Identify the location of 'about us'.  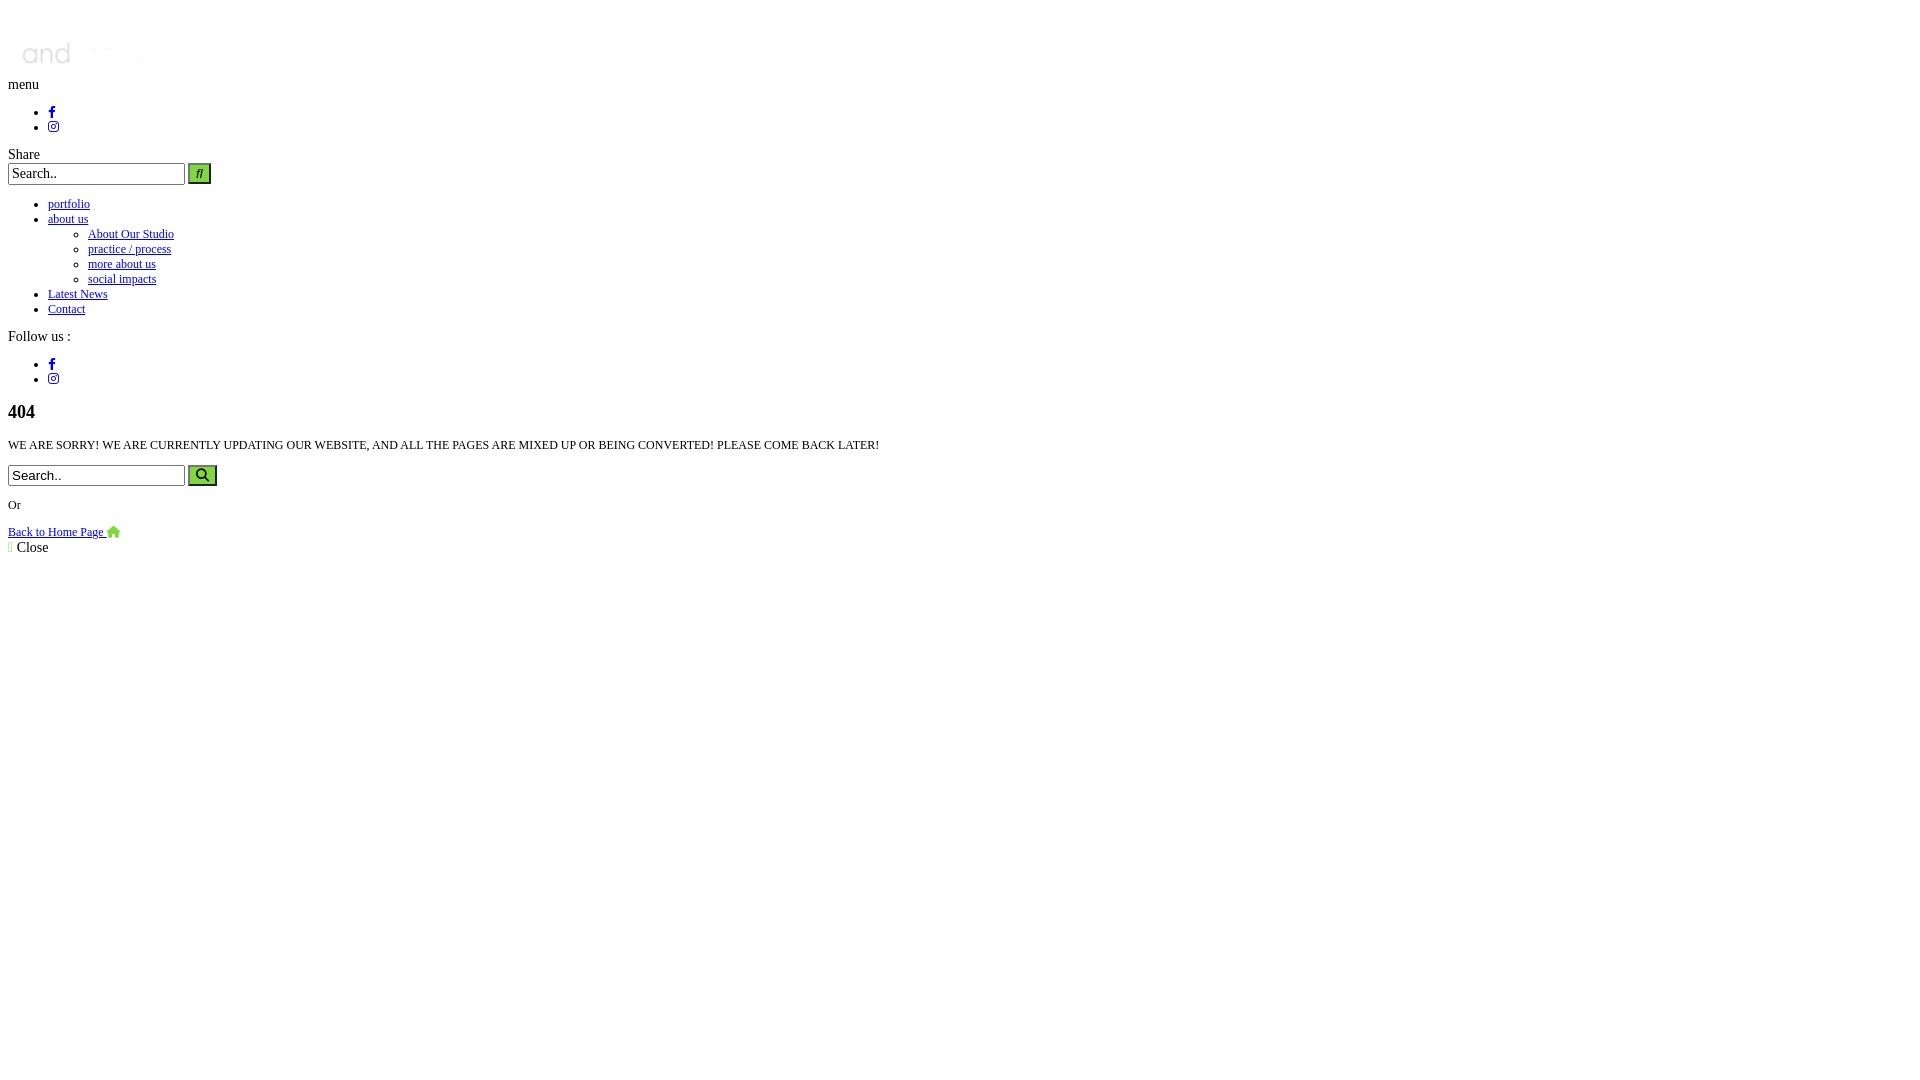
(67, 219).